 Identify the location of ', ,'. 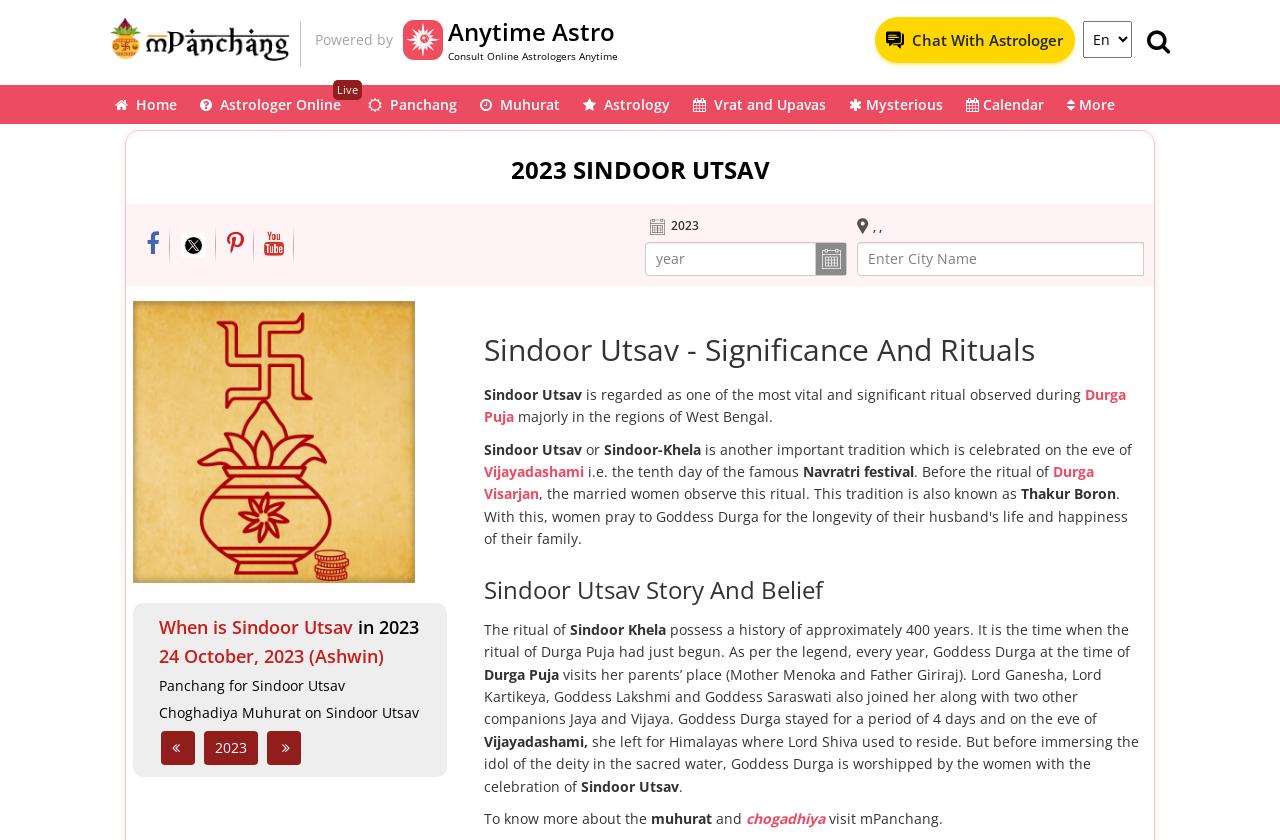
(877, 226).